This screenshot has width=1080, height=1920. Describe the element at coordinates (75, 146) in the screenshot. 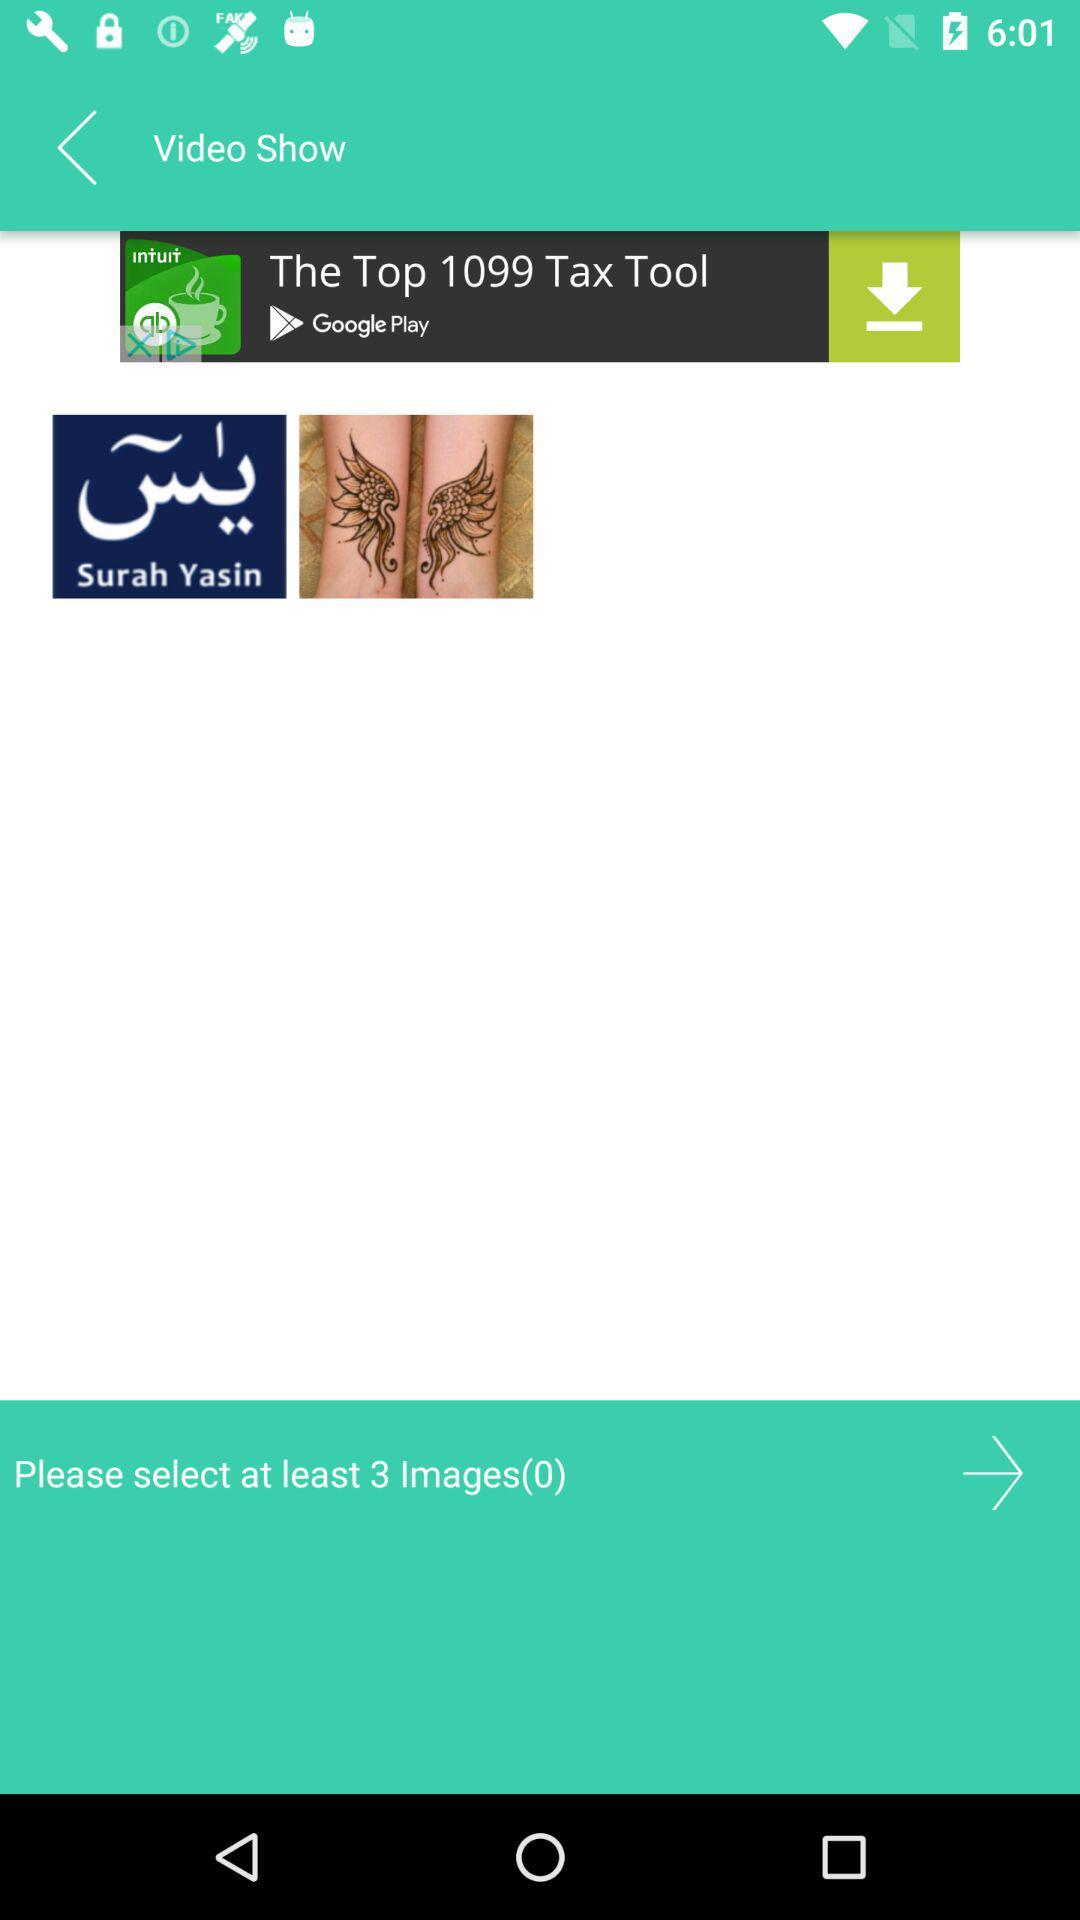

I see `the arrow_backward icon` at that location.